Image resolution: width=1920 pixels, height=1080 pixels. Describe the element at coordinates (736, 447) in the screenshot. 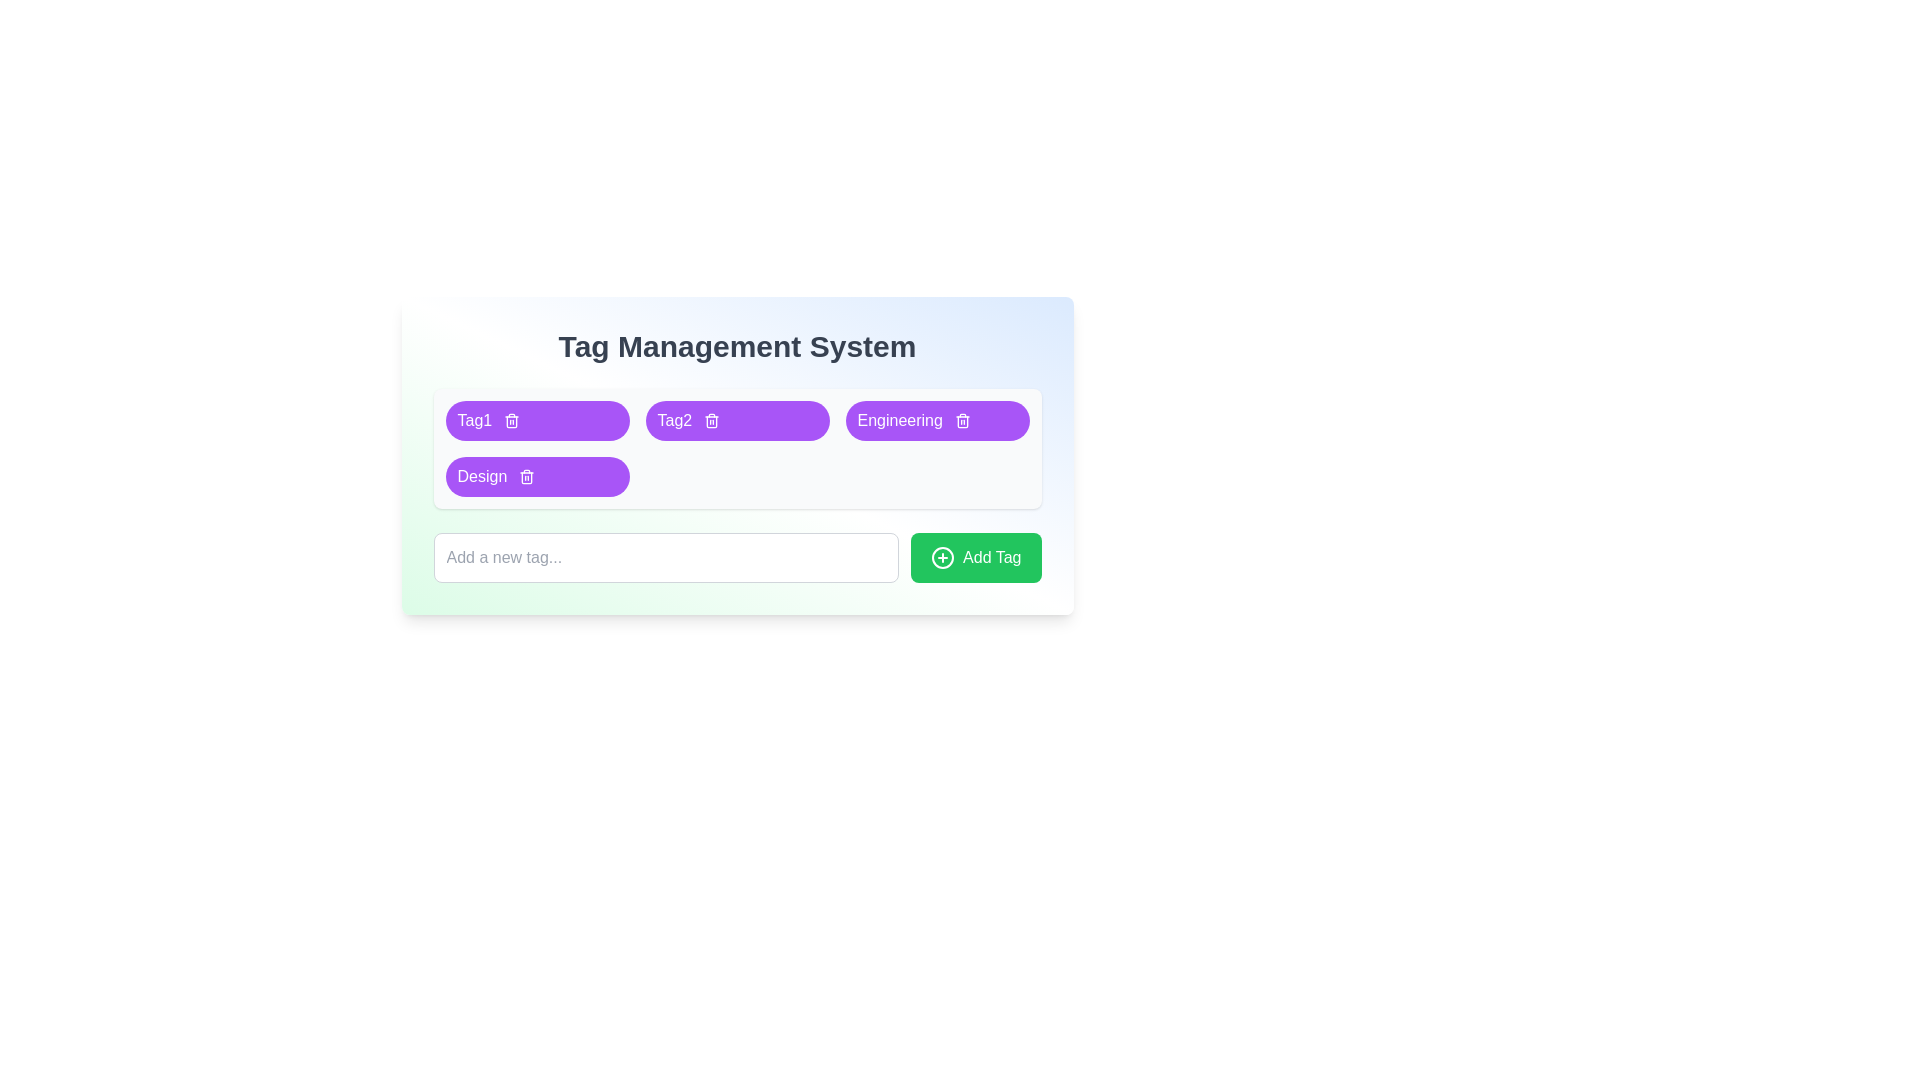

I see `the tags displayed in the 'Tag Management System' section, which showcases individual tags with options for interaction` at that location.